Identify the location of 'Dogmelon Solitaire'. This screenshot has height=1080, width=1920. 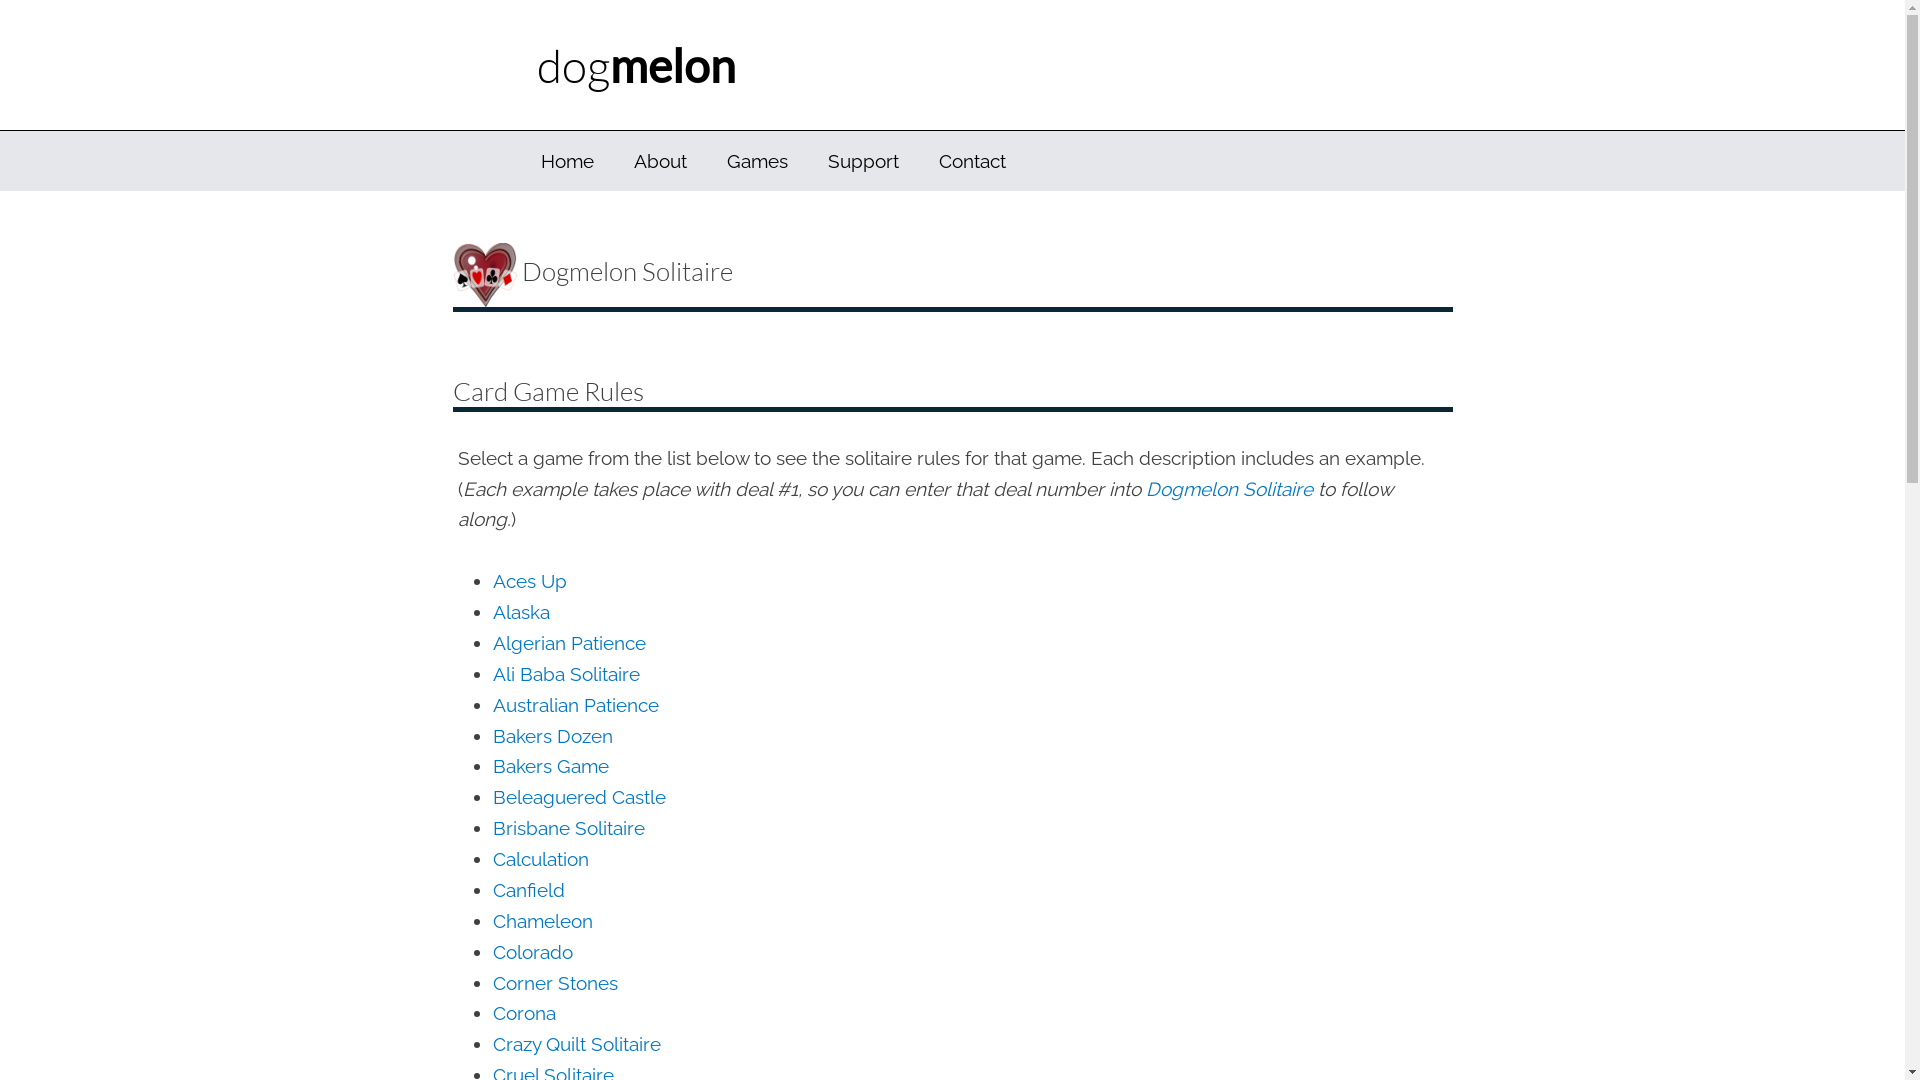
(1228, 489).